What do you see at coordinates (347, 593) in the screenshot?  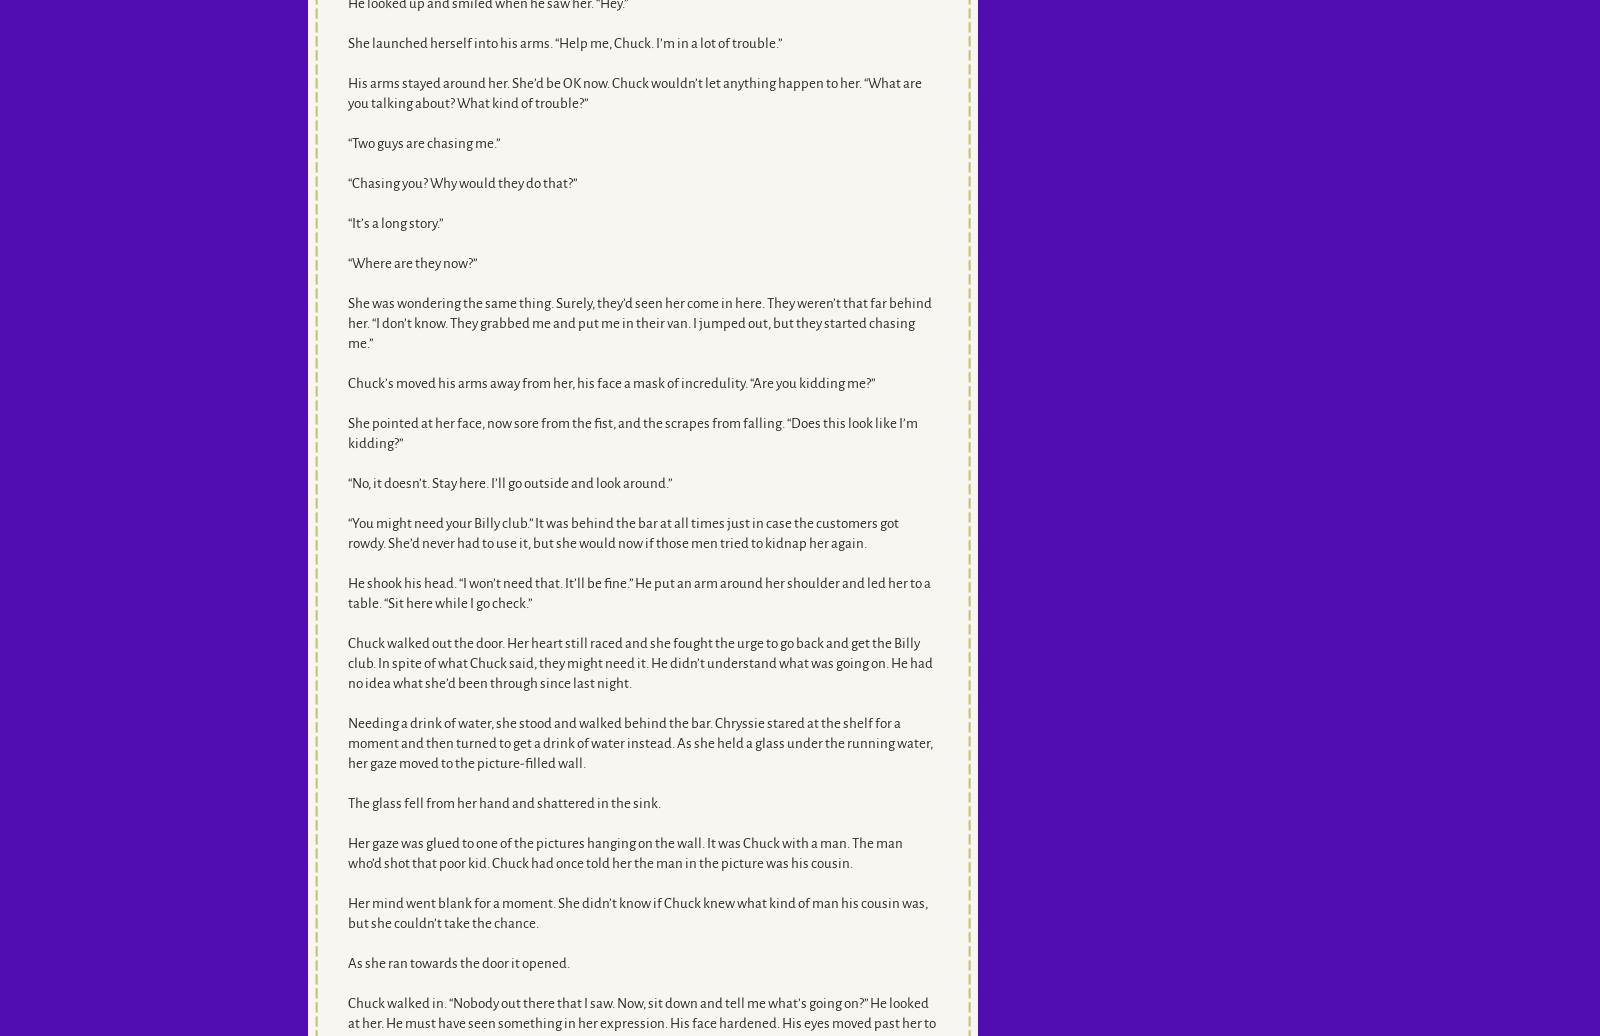 I see `'He shook his head. “I won’t need that. It’ll be fine.” He put an arm around her shoulder and led her to a table. “Sit here while I go check.”'` at bounding box center [347, 593].